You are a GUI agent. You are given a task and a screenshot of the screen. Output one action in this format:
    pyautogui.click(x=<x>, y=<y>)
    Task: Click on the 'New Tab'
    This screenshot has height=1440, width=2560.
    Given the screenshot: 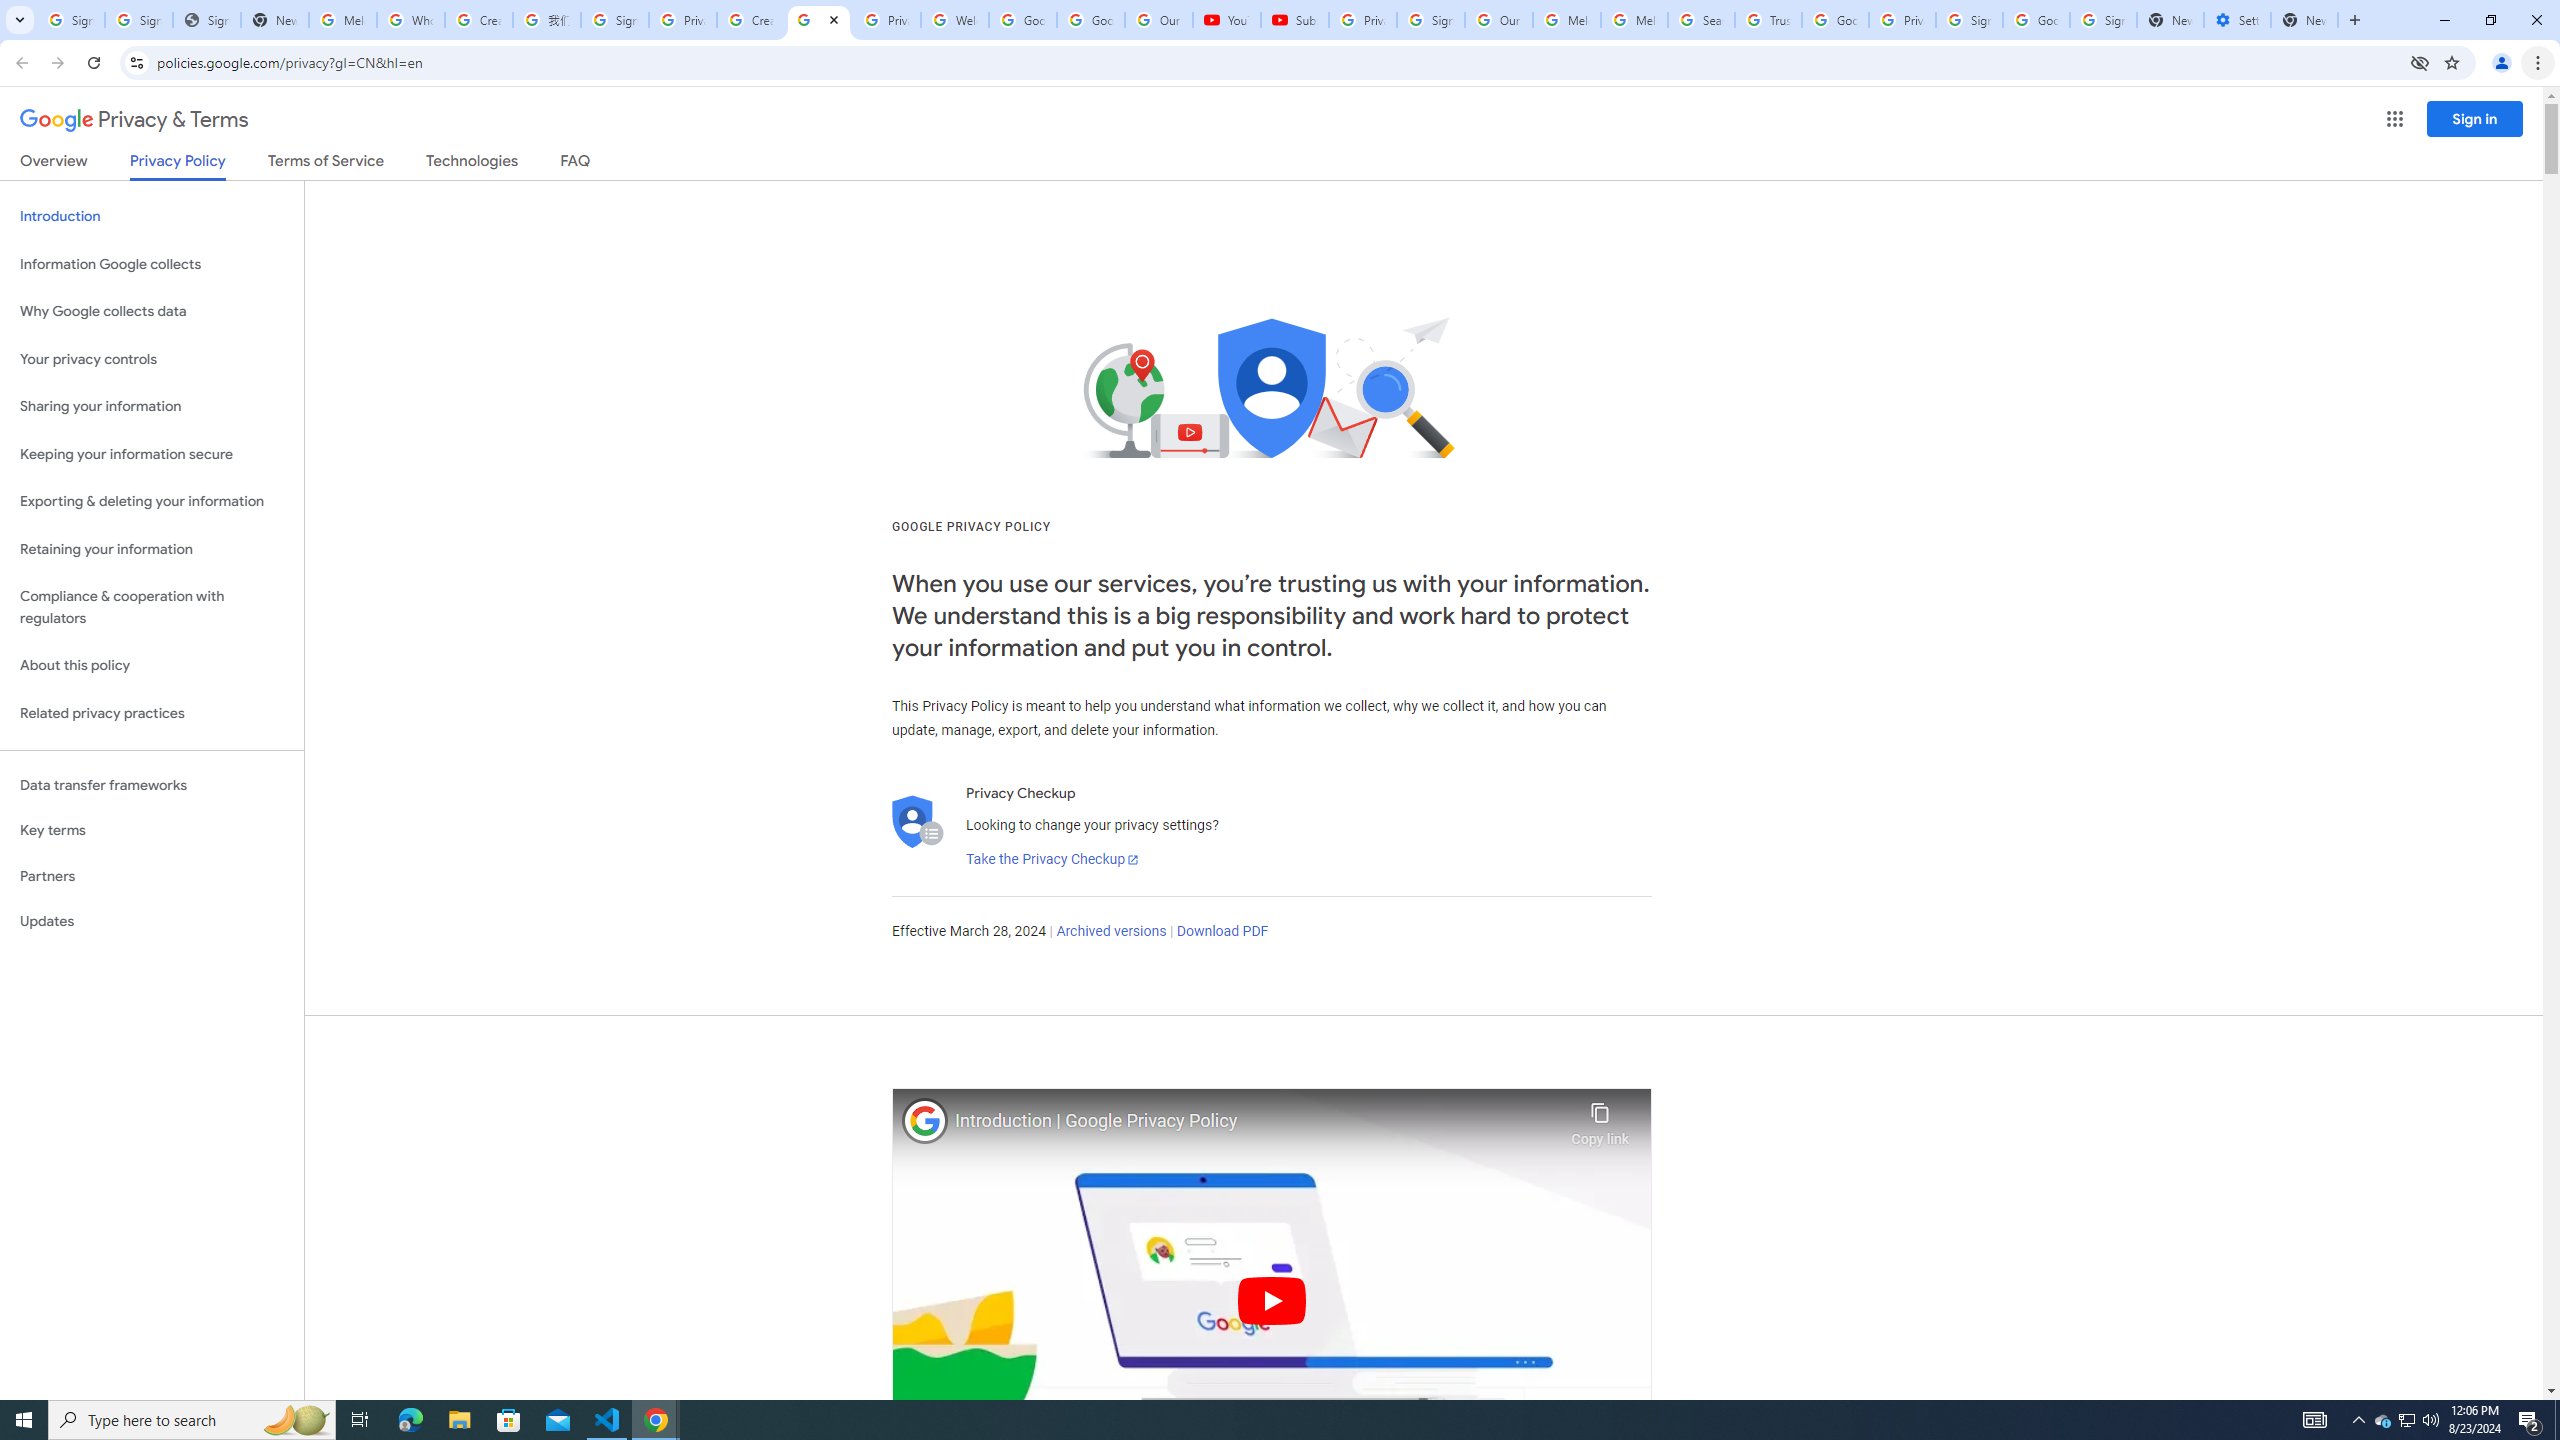 What is the action you would take?
    pyautogui.click(x=2304, y=19)
    